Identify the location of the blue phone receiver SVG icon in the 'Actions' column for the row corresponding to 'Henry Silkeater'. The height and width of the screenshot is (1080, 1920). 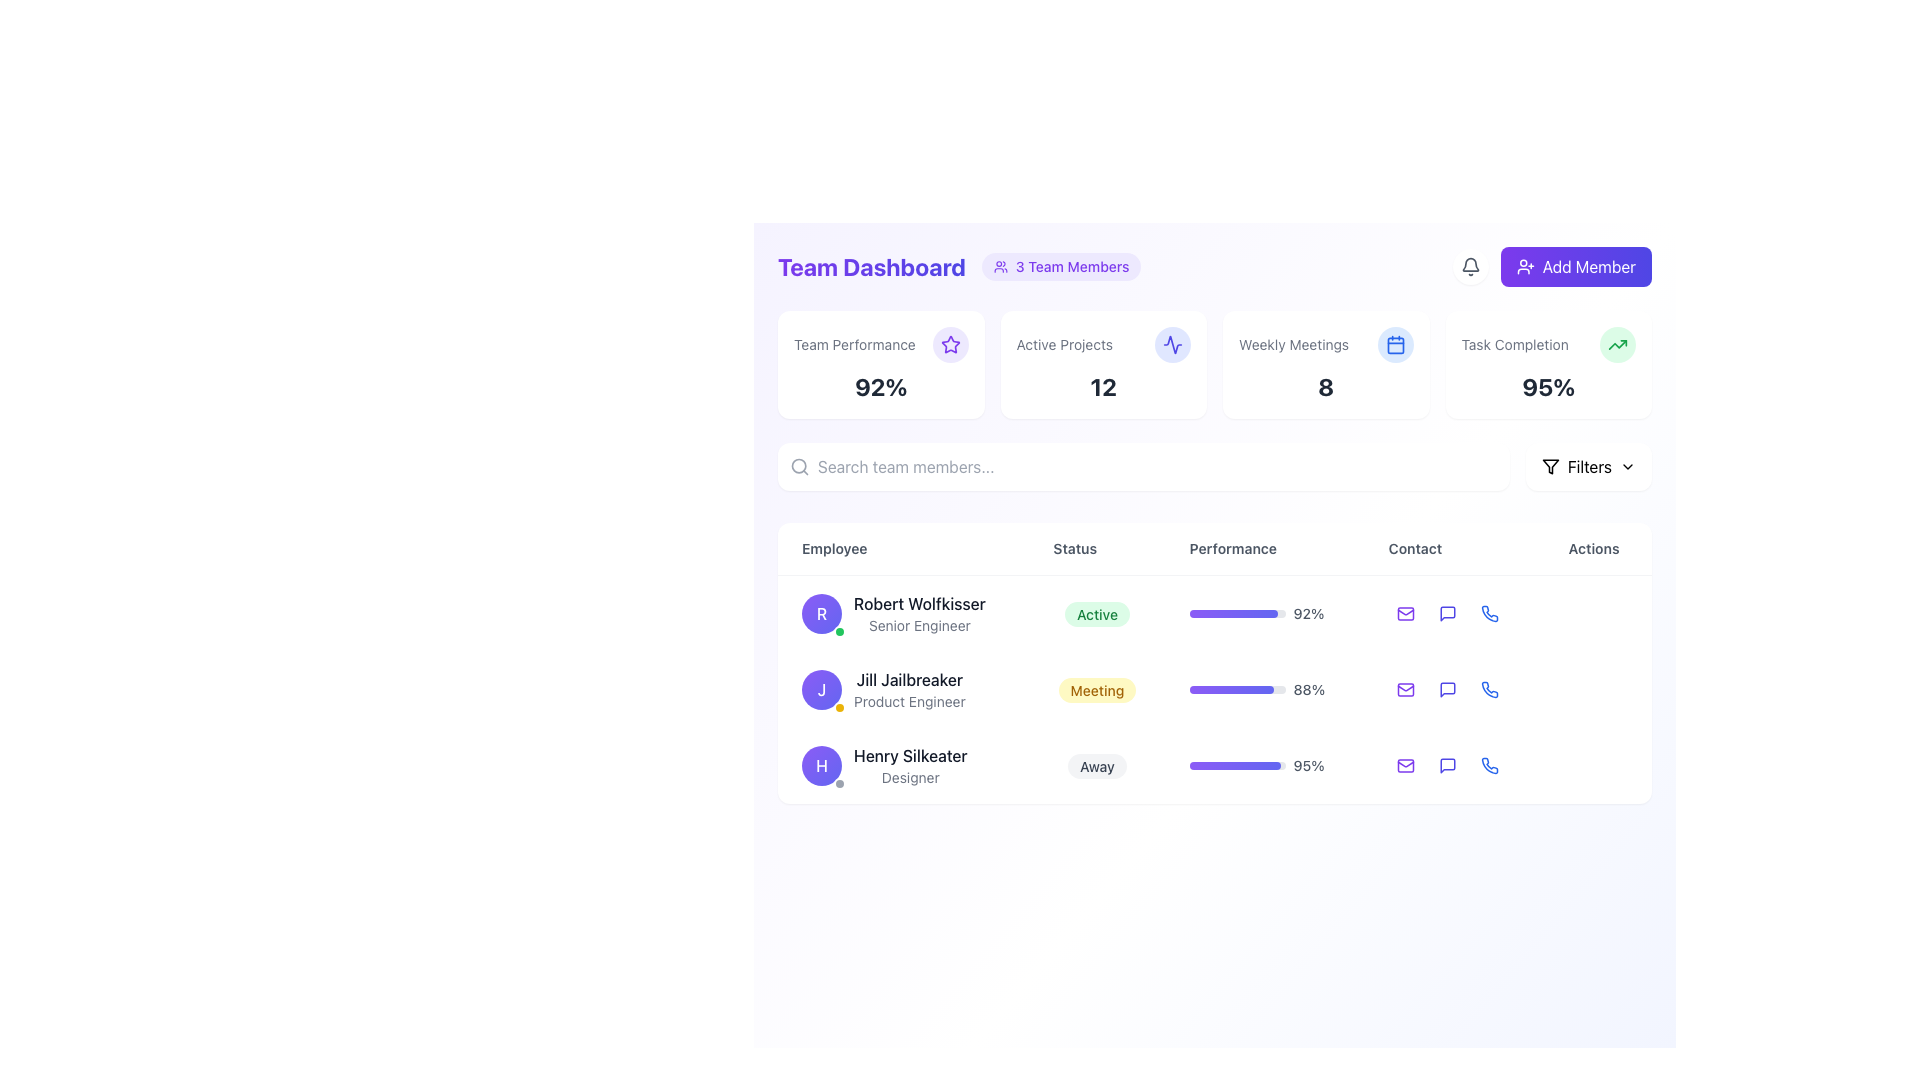
(1489, 612).